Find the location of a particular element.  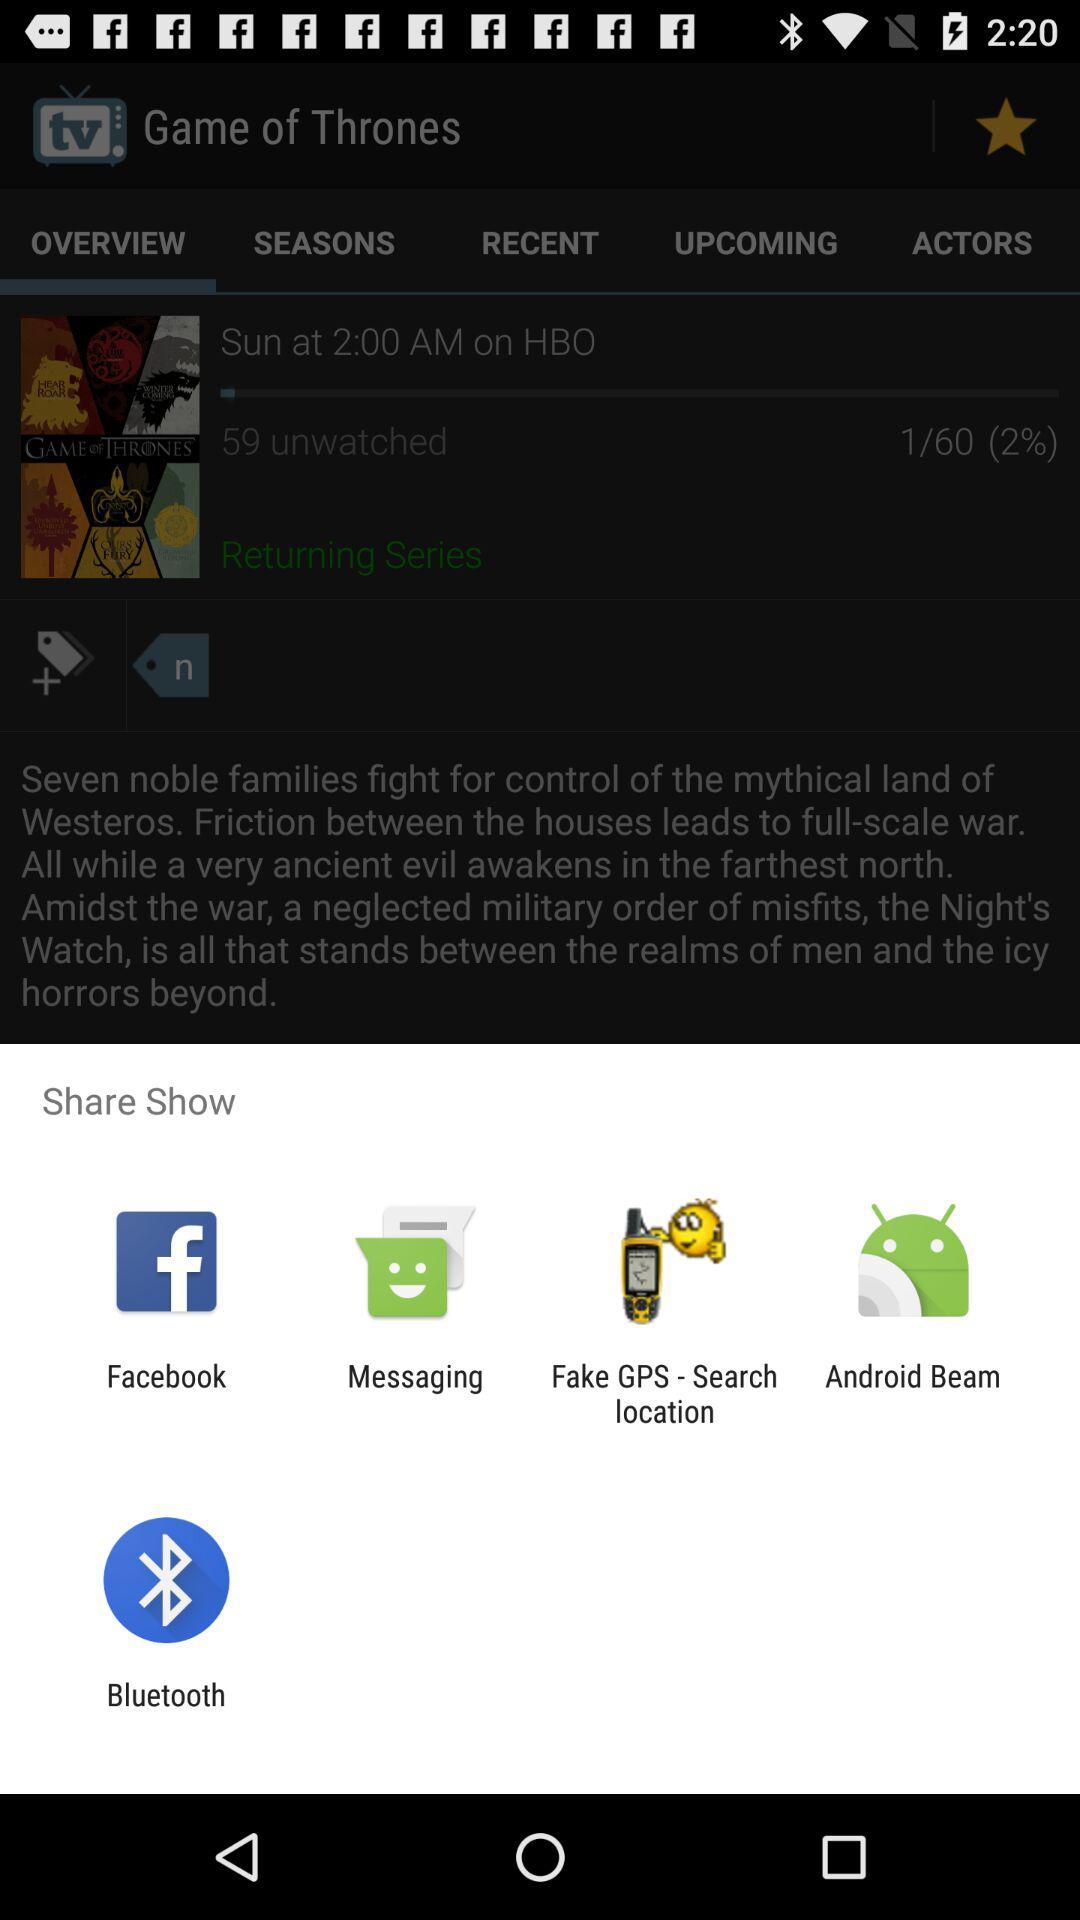

the facebook icon is located at coordinates (165, 1392).